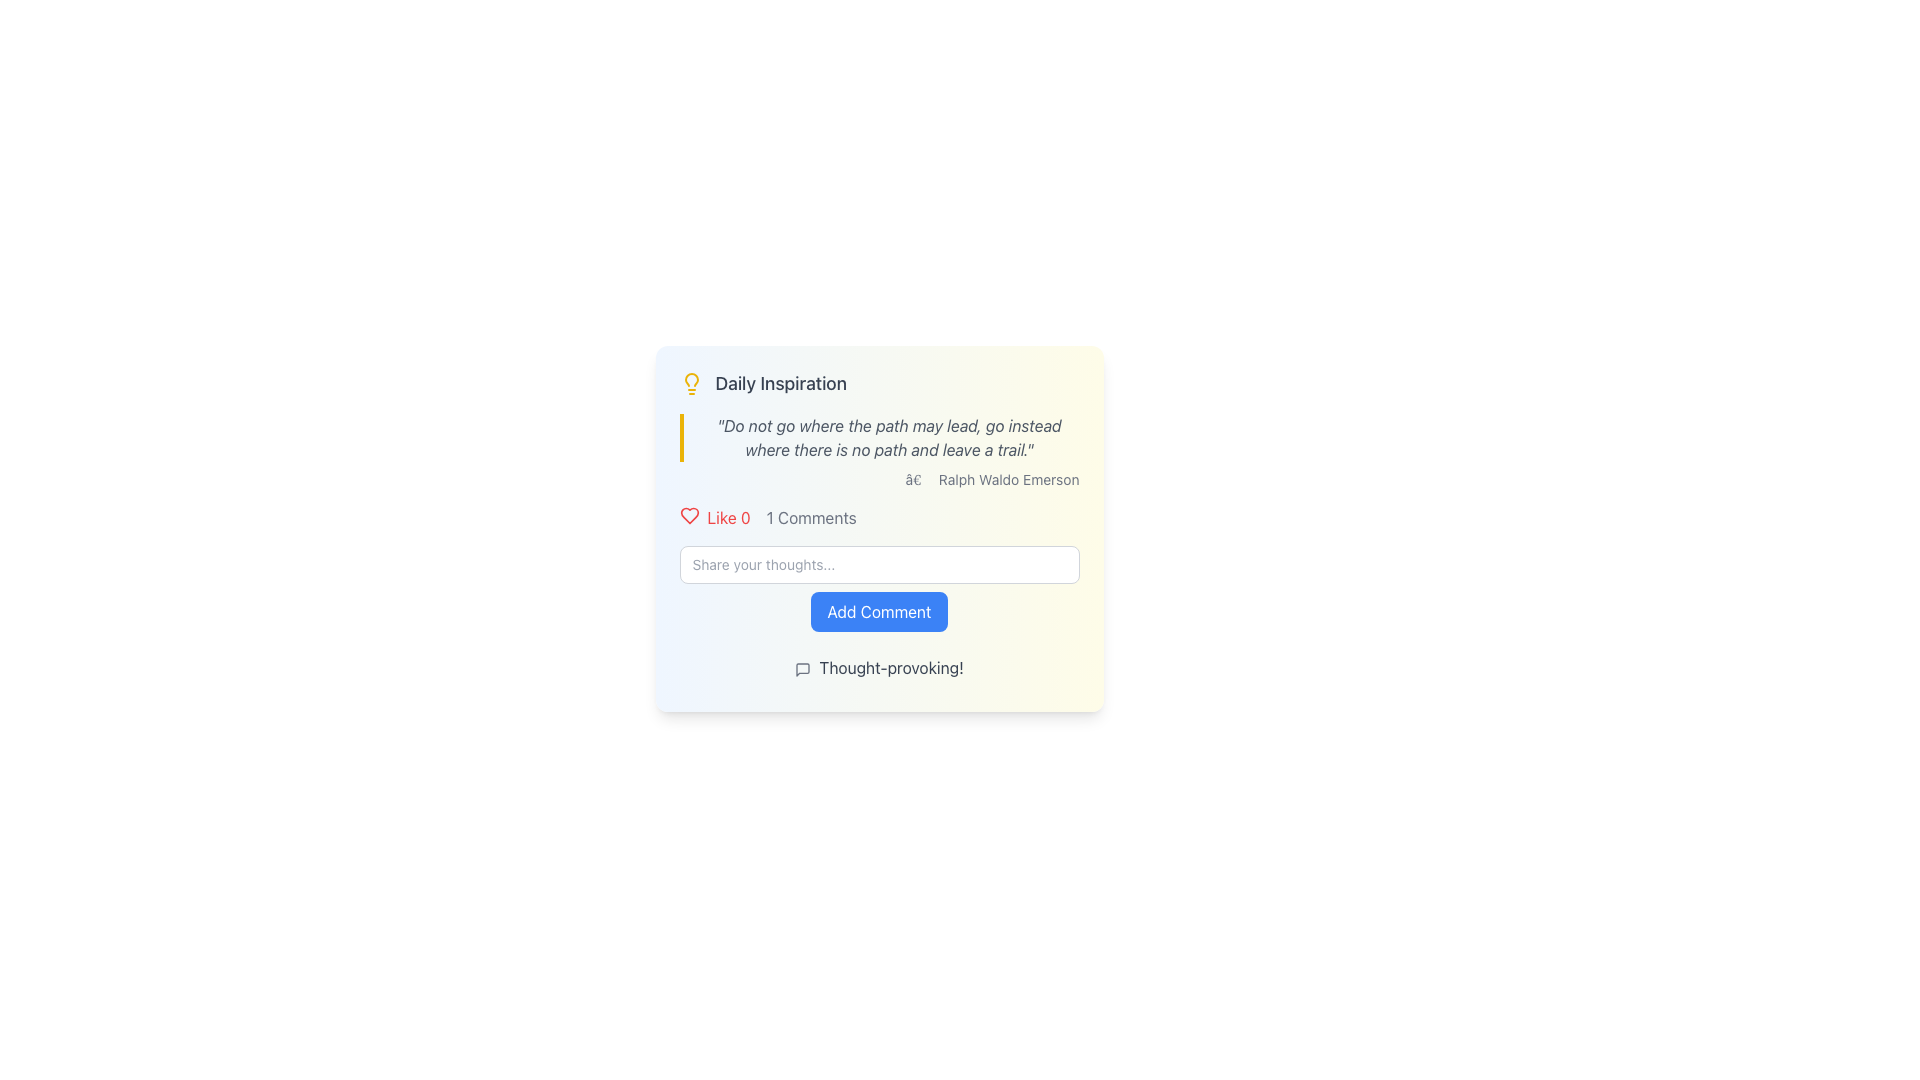 This screenshot has width=1920, height=1080. I want to click on the upper part of the lightbulb icon representing the filament area, located to the left of the title 'Daily Inspiration' in a UI card, so click(691, 380).